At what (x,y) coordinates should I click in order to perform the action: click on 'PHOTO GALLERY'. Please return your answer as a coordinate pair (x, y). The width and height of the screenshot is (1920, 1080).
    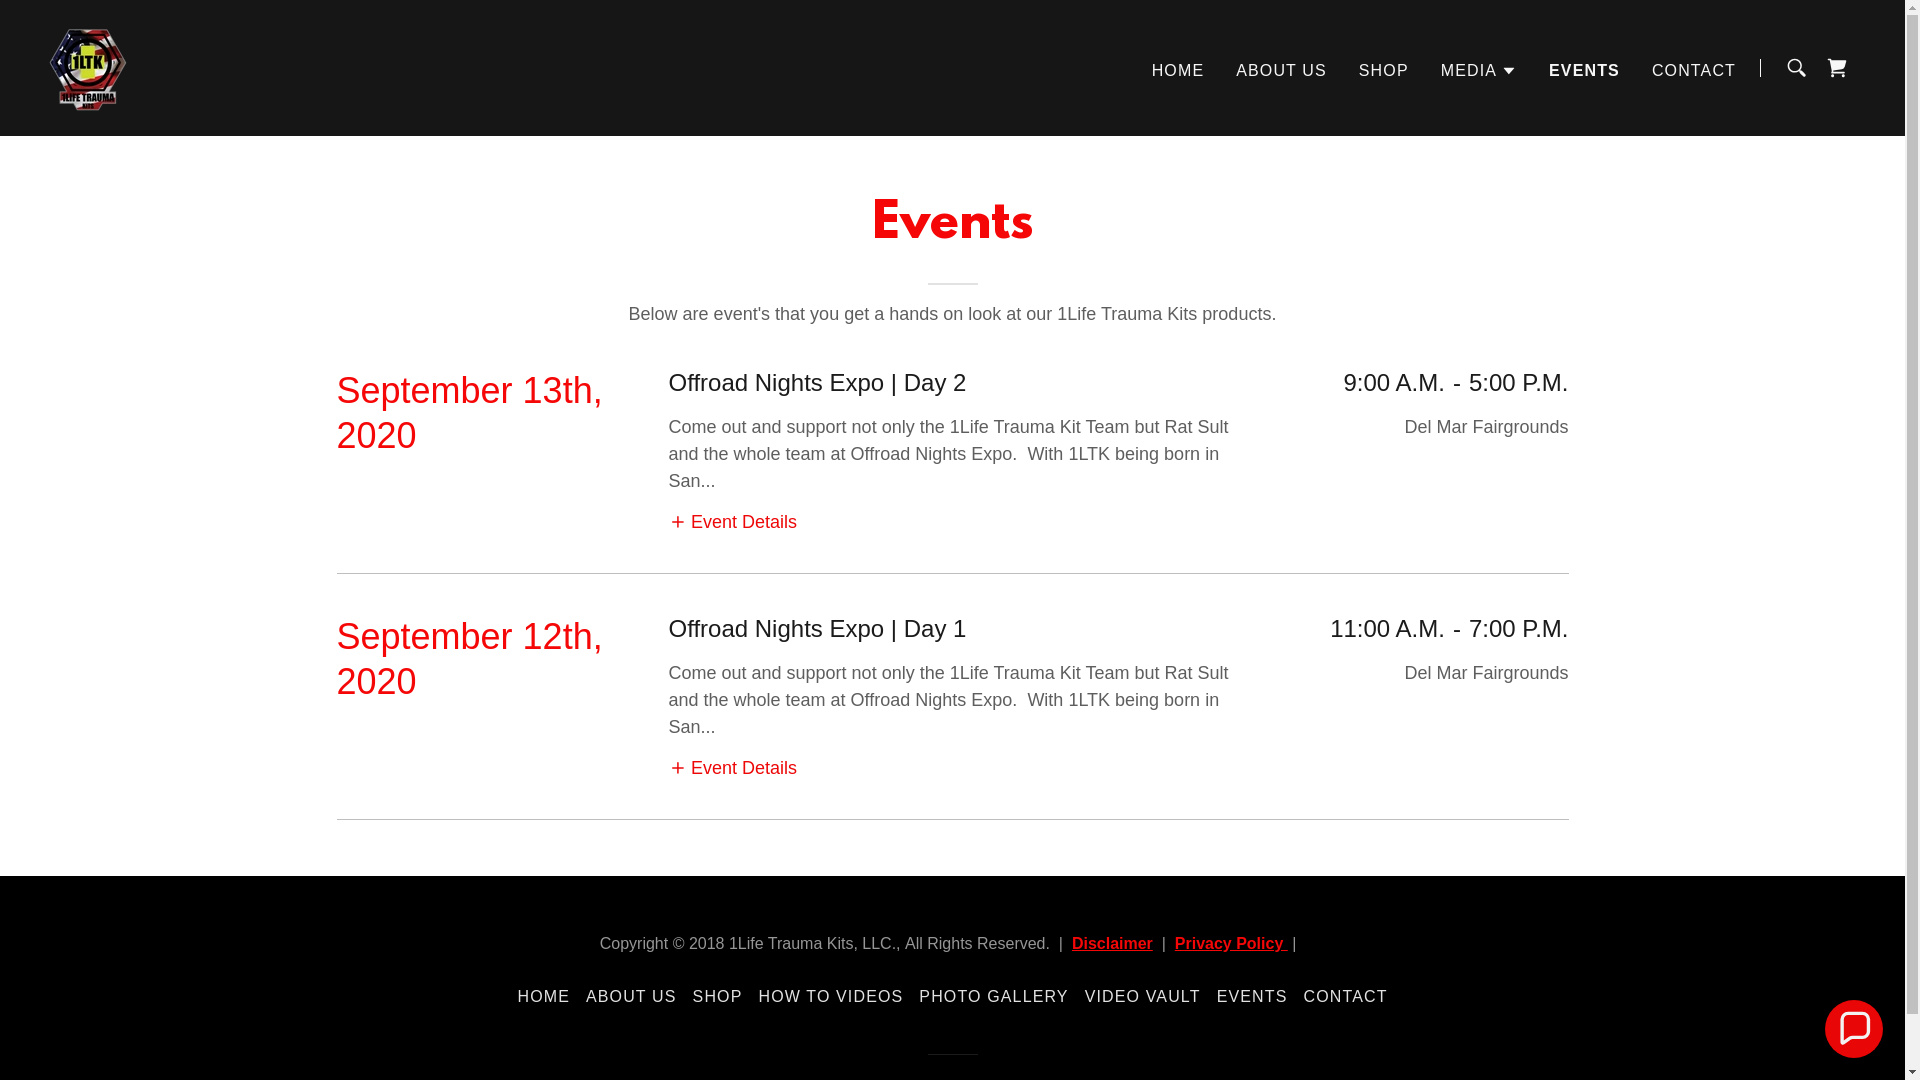
    Looking at the image, I should click on (993, 996).